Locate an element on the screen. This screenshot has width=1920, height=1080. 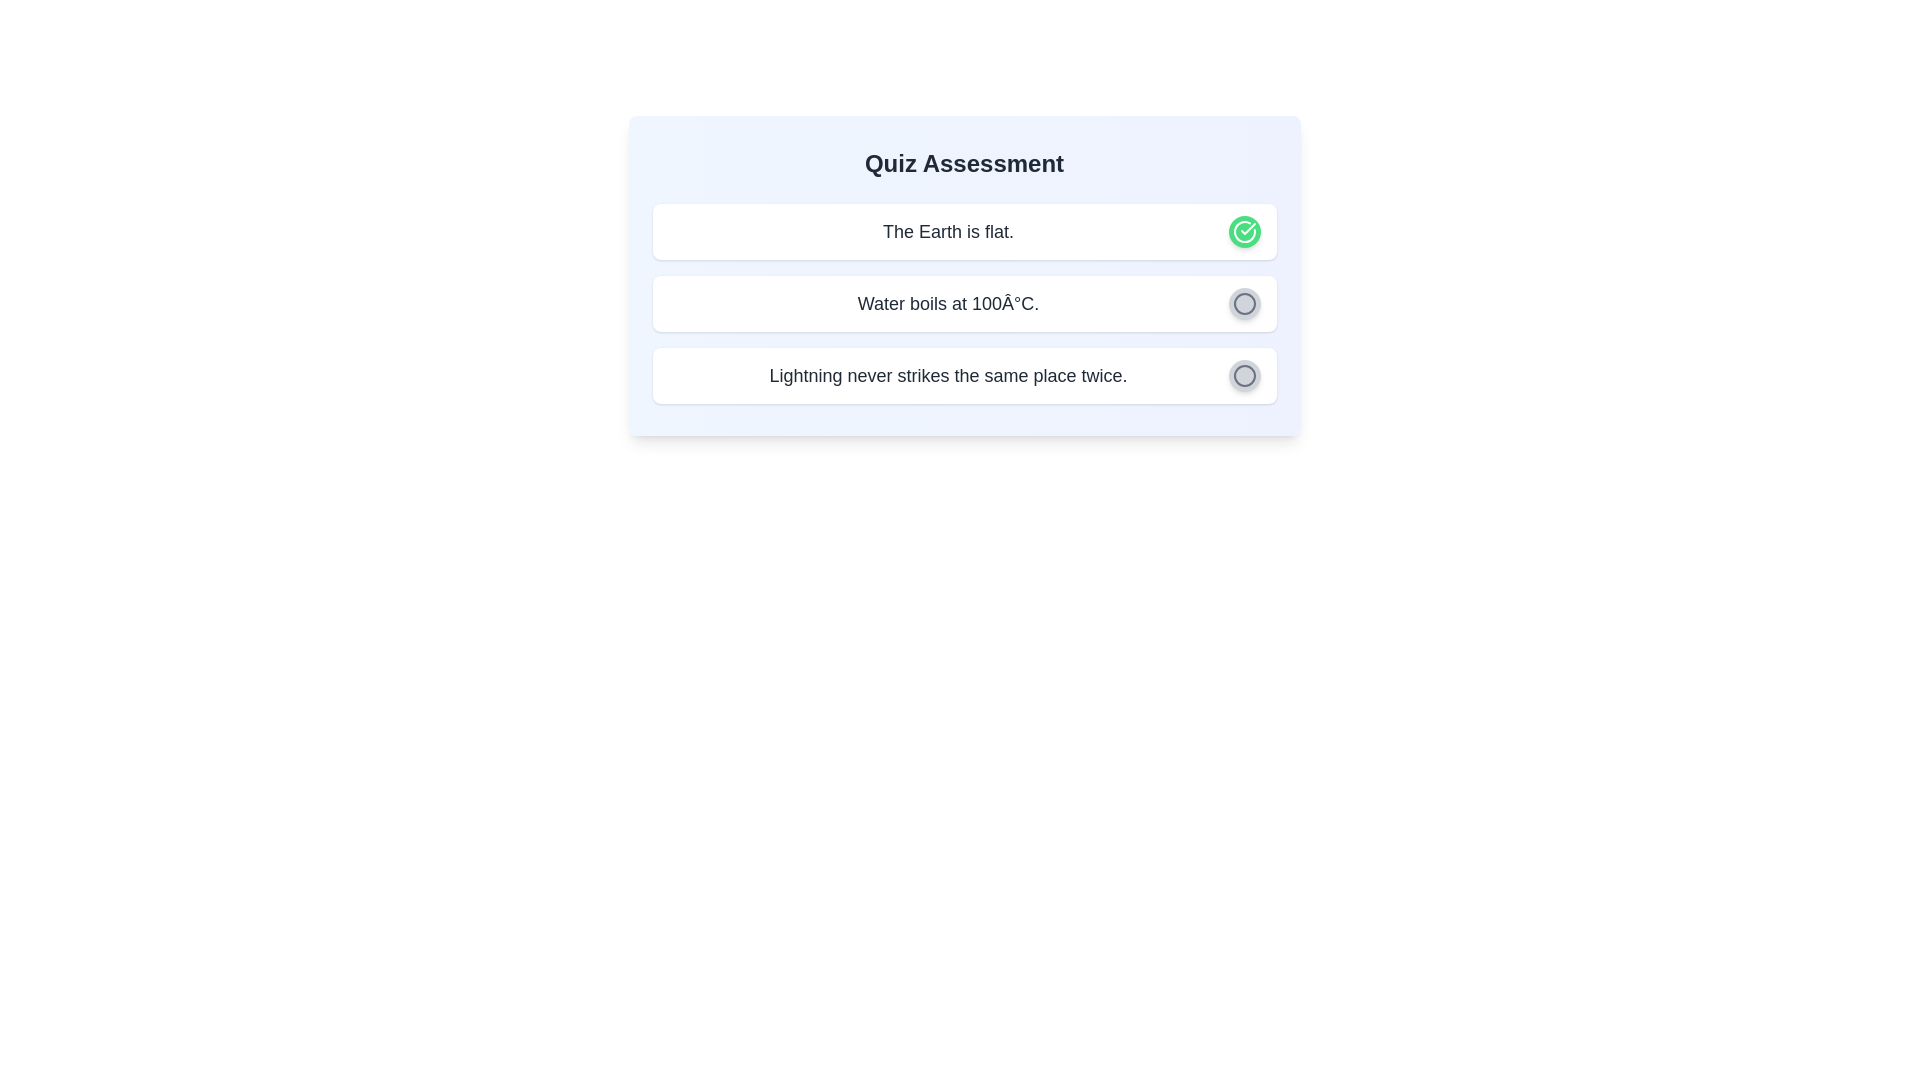
the question 'The Earth is flat.' by clicking the corresponding button is located at coordinates (1243, 230).